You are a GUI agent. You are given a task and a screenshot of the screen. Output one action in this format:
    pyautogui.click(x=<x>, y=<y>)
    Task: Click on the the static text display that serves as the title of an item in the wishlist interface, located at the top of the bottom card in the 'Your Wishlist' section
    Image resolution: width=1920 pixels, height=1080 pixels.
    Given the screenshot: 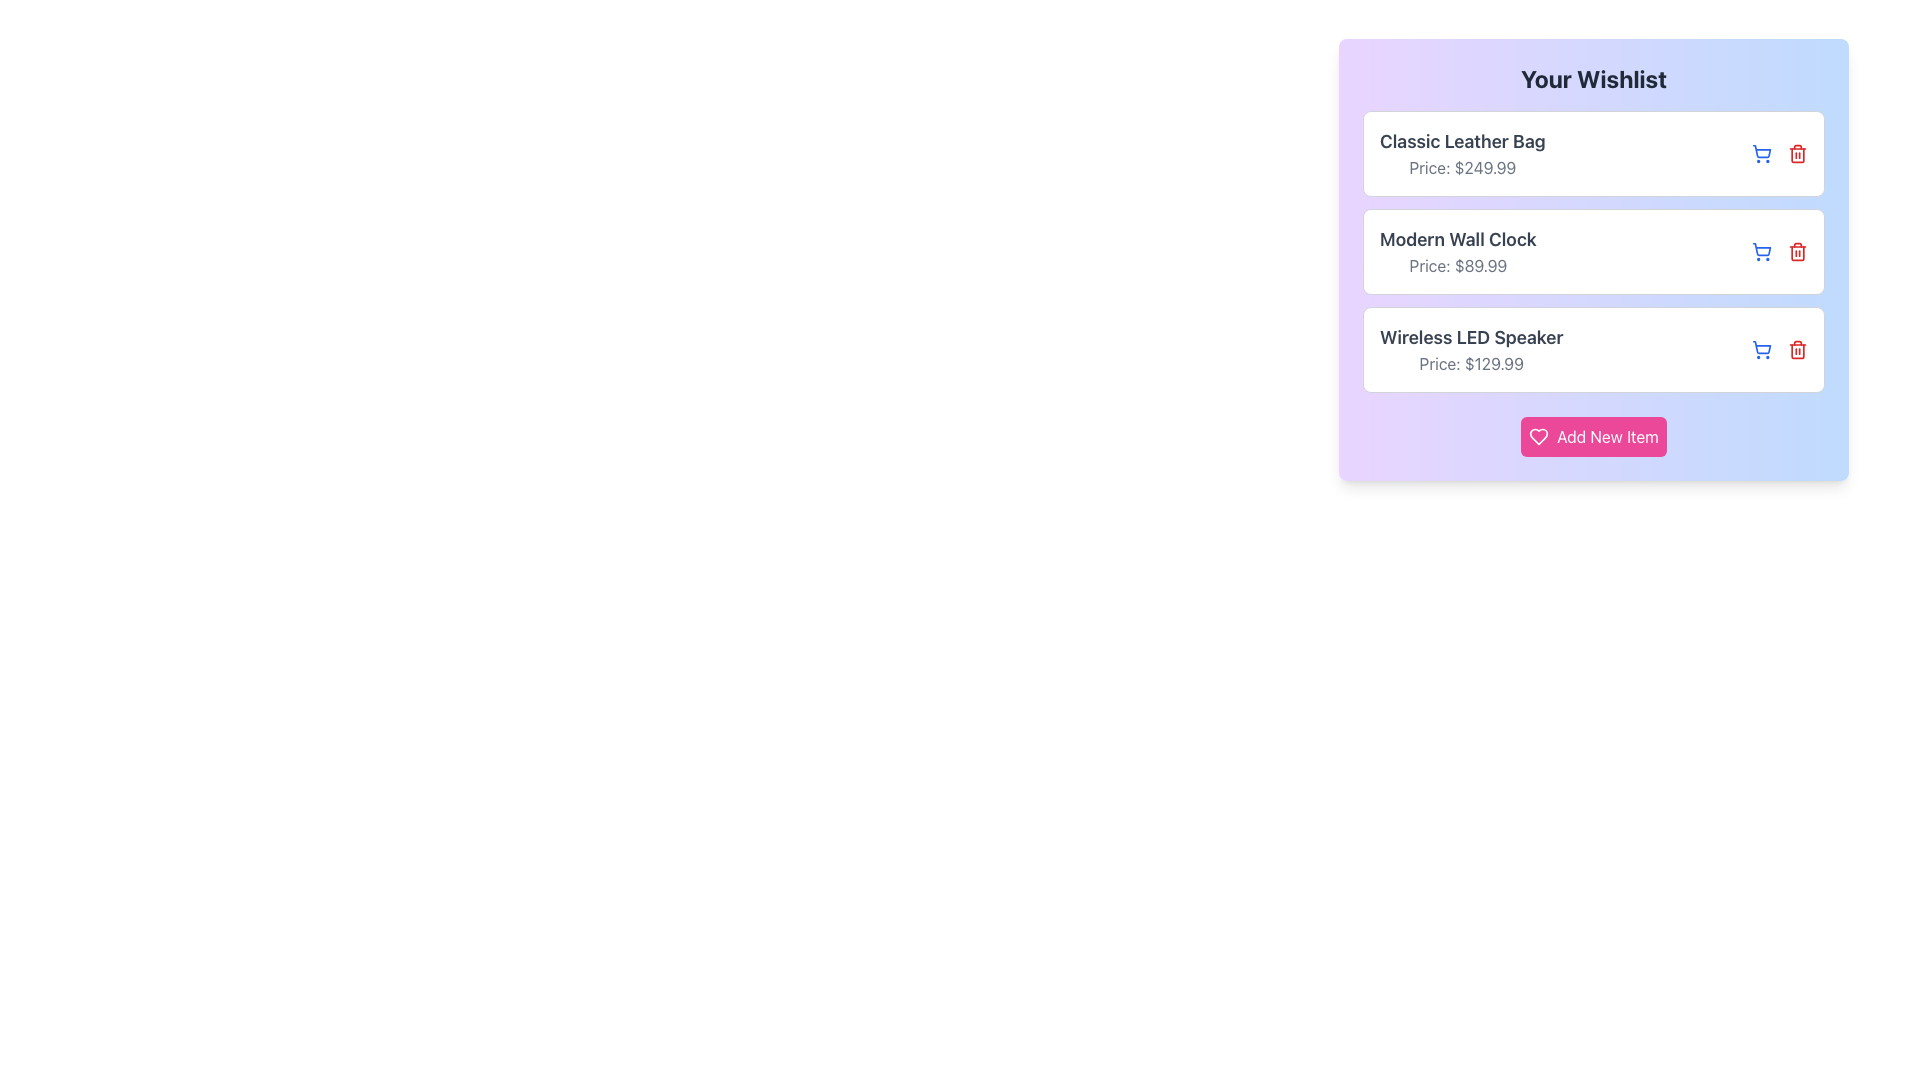 What is the action you would take?
    pyautogui.click(x=1471, y=337)
    